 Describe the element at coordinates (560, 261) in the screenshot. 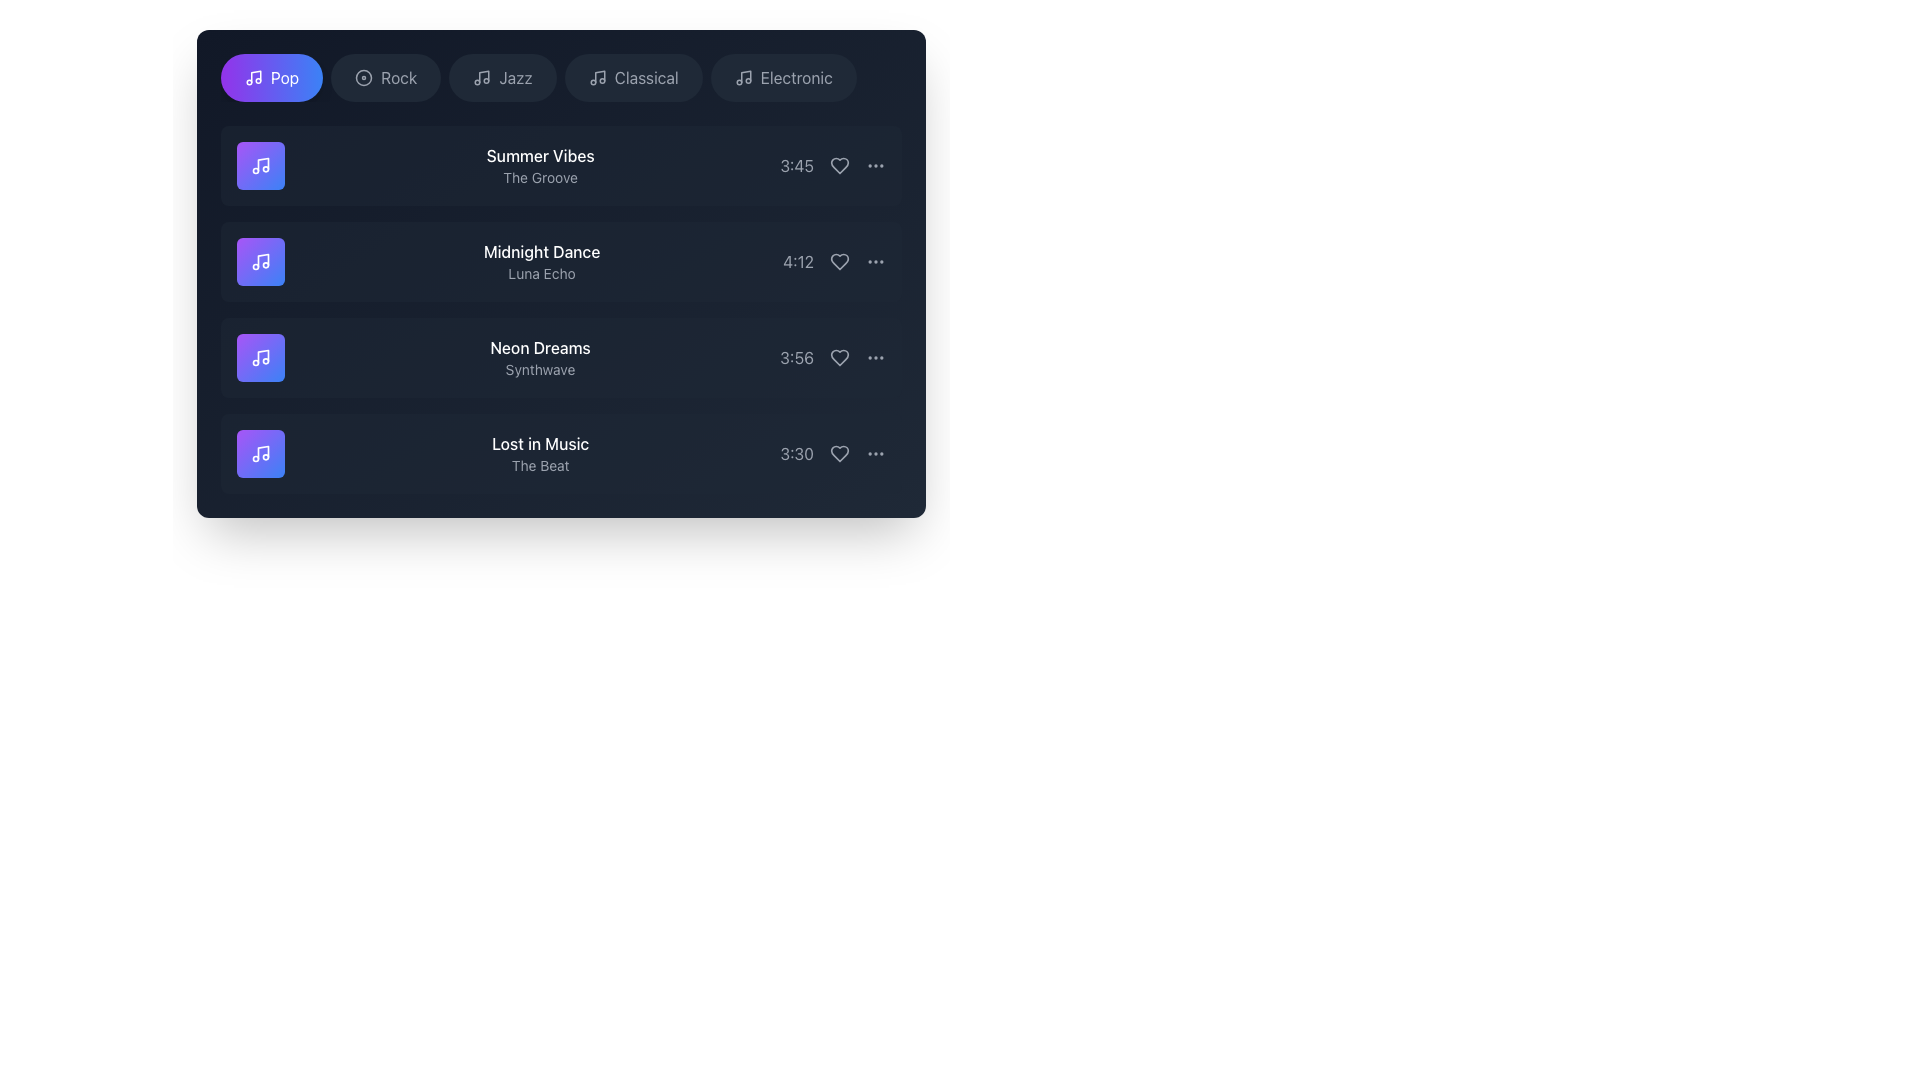

I see `the title 'Midnight Dance' of the second card in the list` at that location.